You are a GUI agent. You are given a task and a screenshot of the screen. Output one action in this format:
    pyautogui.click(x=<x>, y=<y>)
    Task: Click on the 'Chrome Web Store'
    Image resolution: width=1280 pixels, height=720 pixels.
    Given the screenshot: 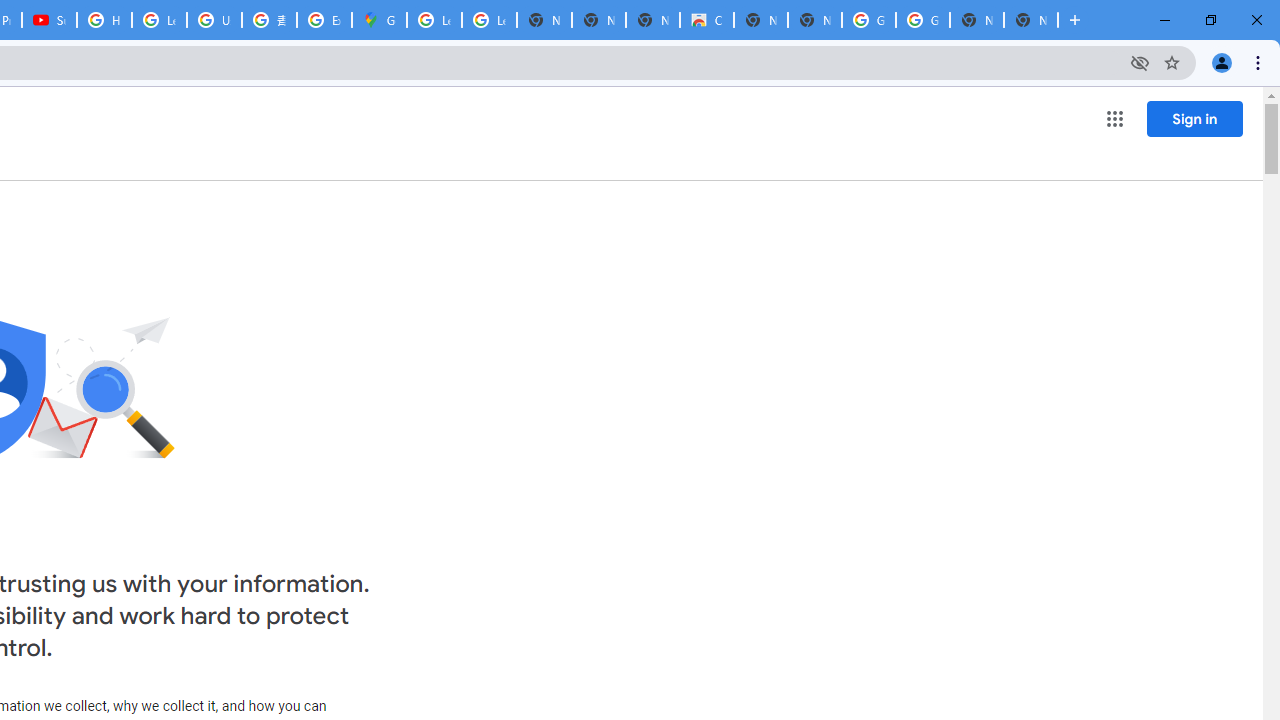 What is the action you would take?
    pyautogui.click(x=706, y=20)
    